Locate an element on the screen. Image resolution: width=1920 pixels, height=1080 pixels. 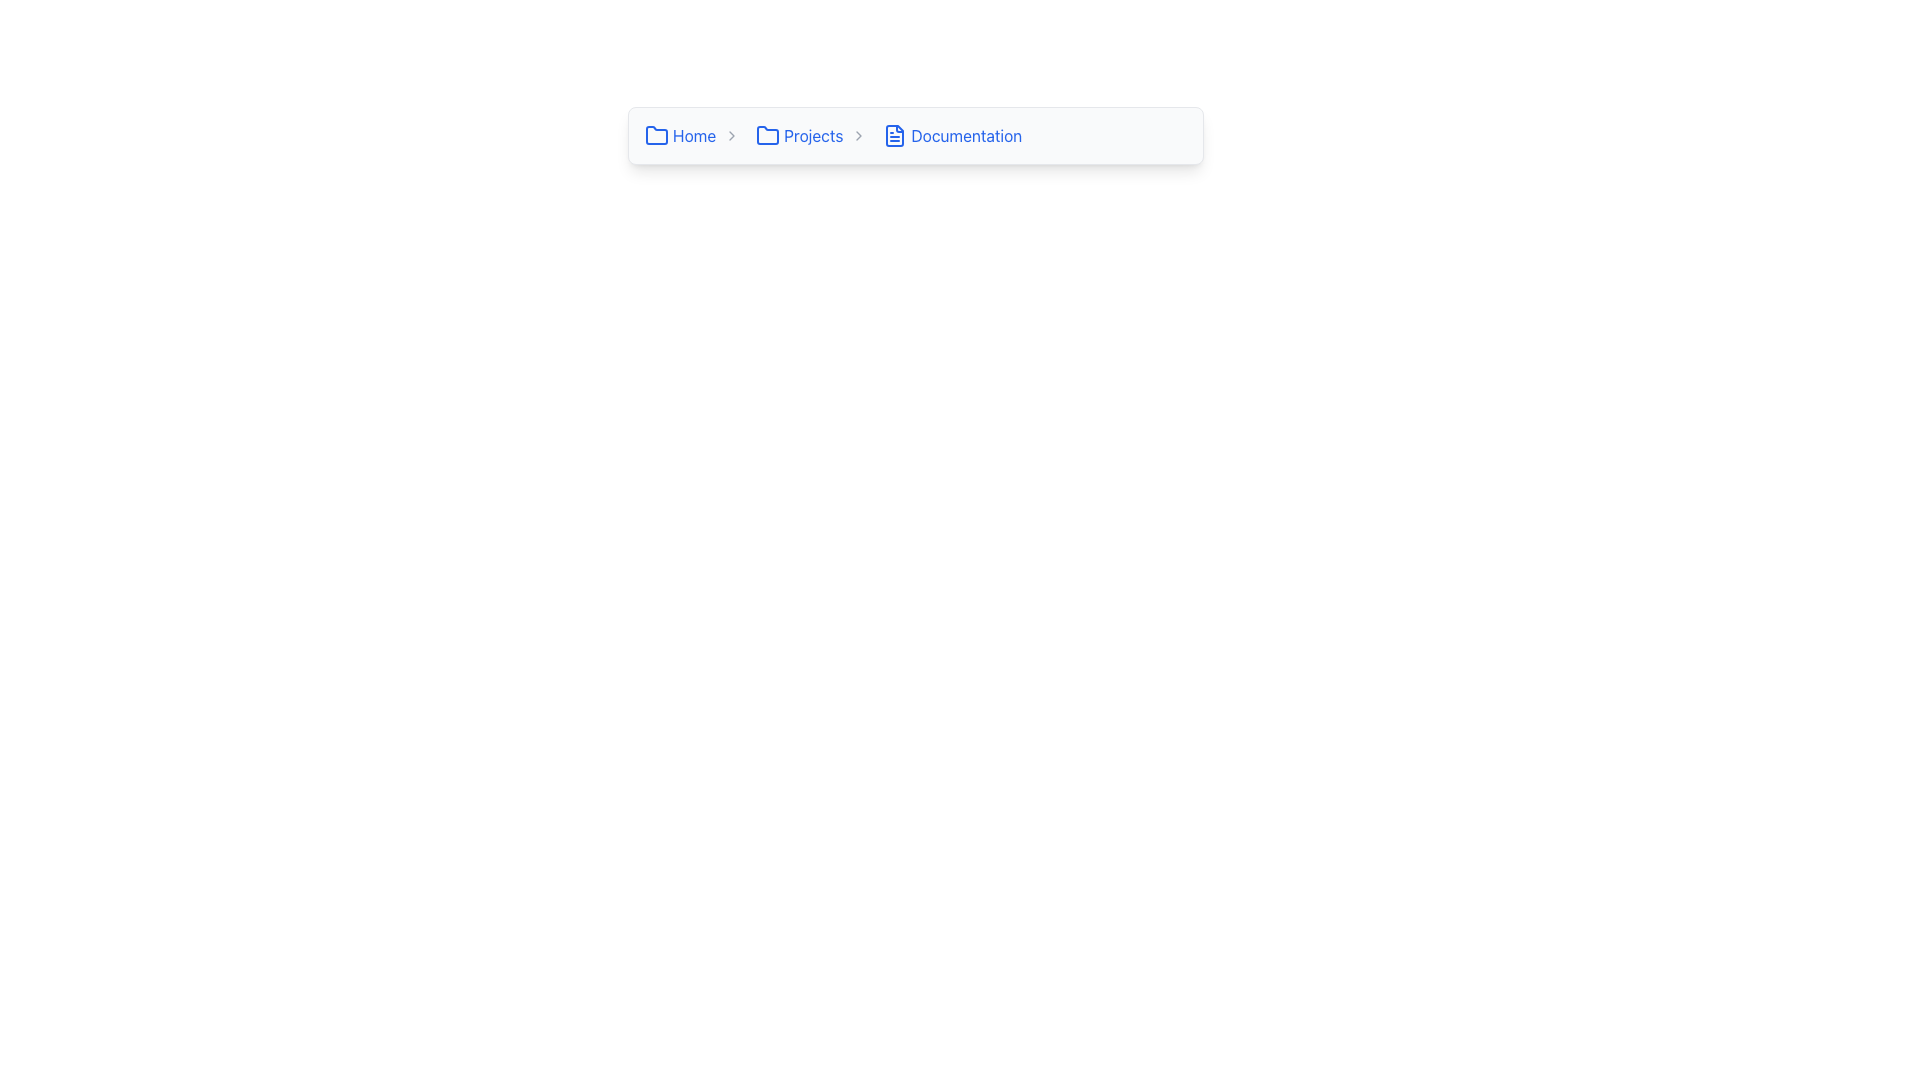
the rightmost hyperlink in the breadcrumb navigation bar is located at coordinates (966, 135).